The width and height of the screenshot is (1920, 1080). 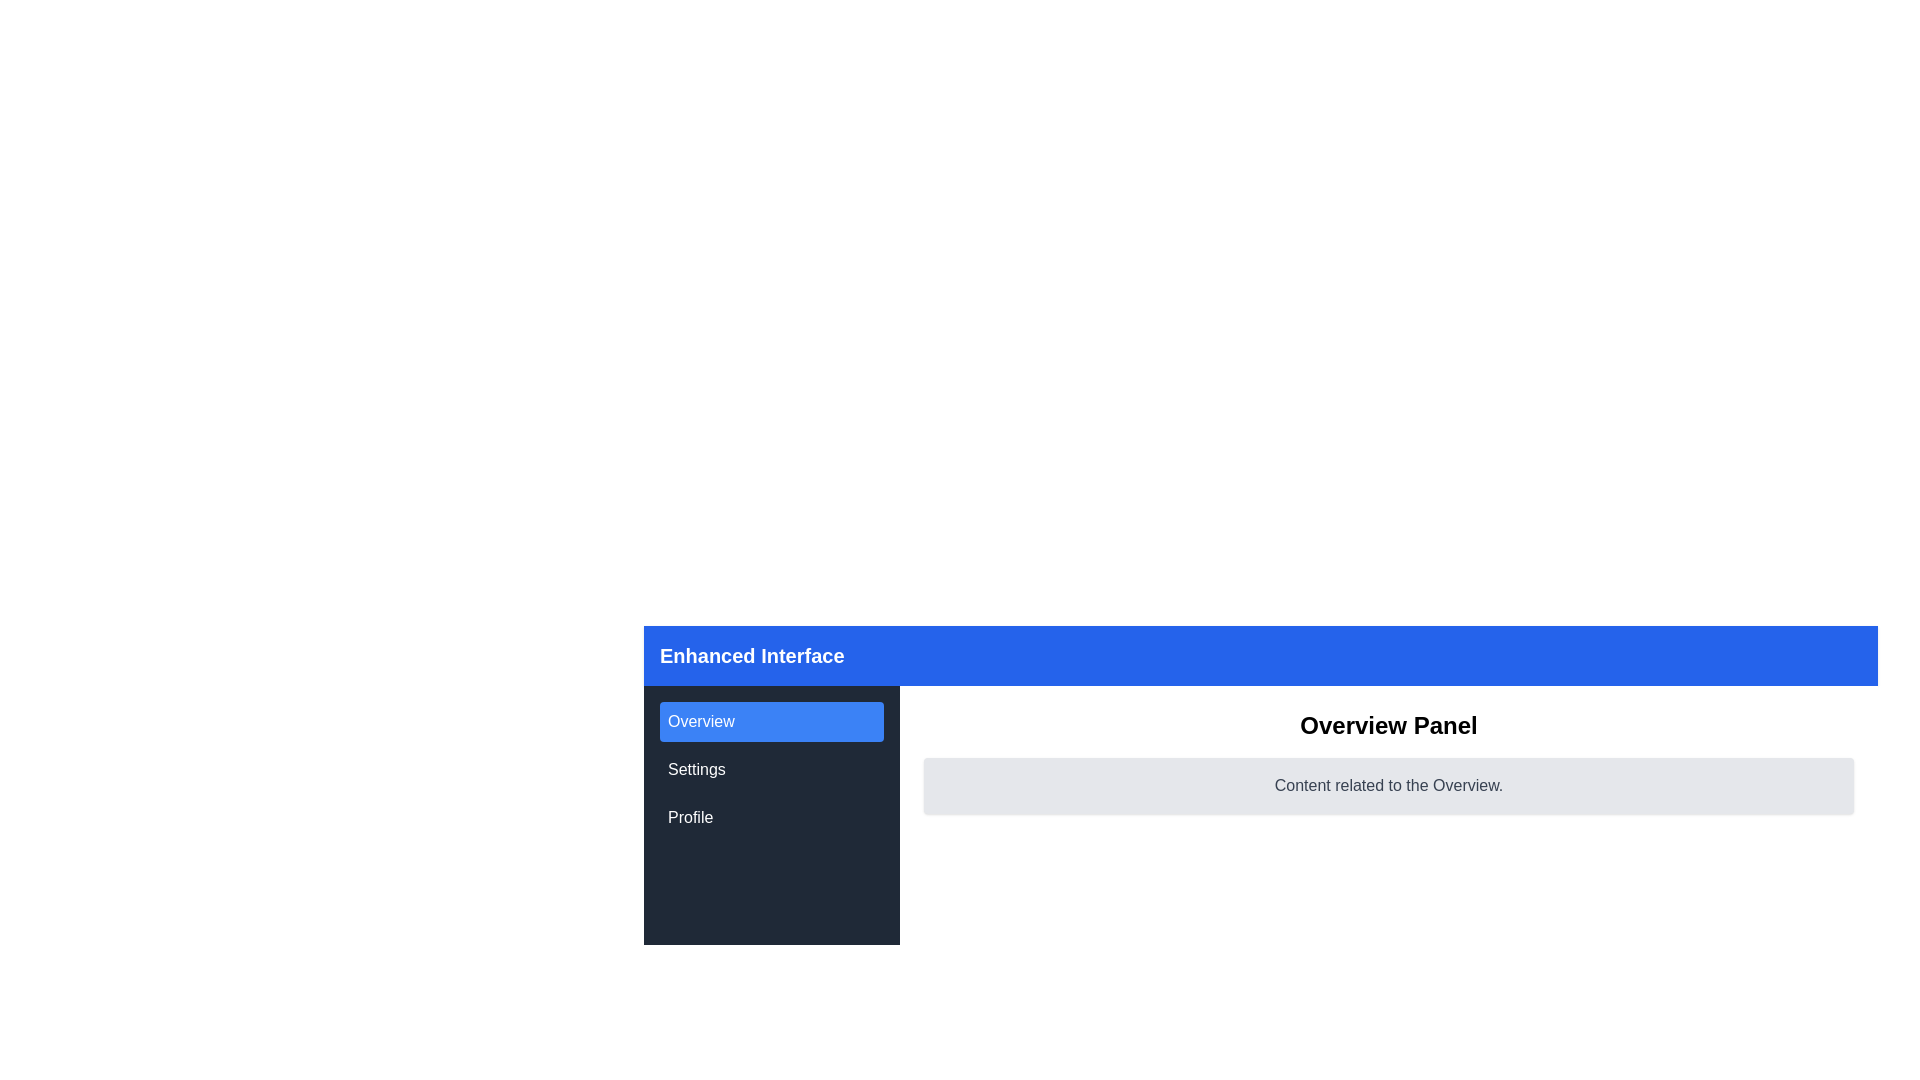 What do you see at coordinates (771, 769) in the screenshot?
I see `the 'Settings' button, which is the second item in the navigation panel` at bounding box center [771, 769].